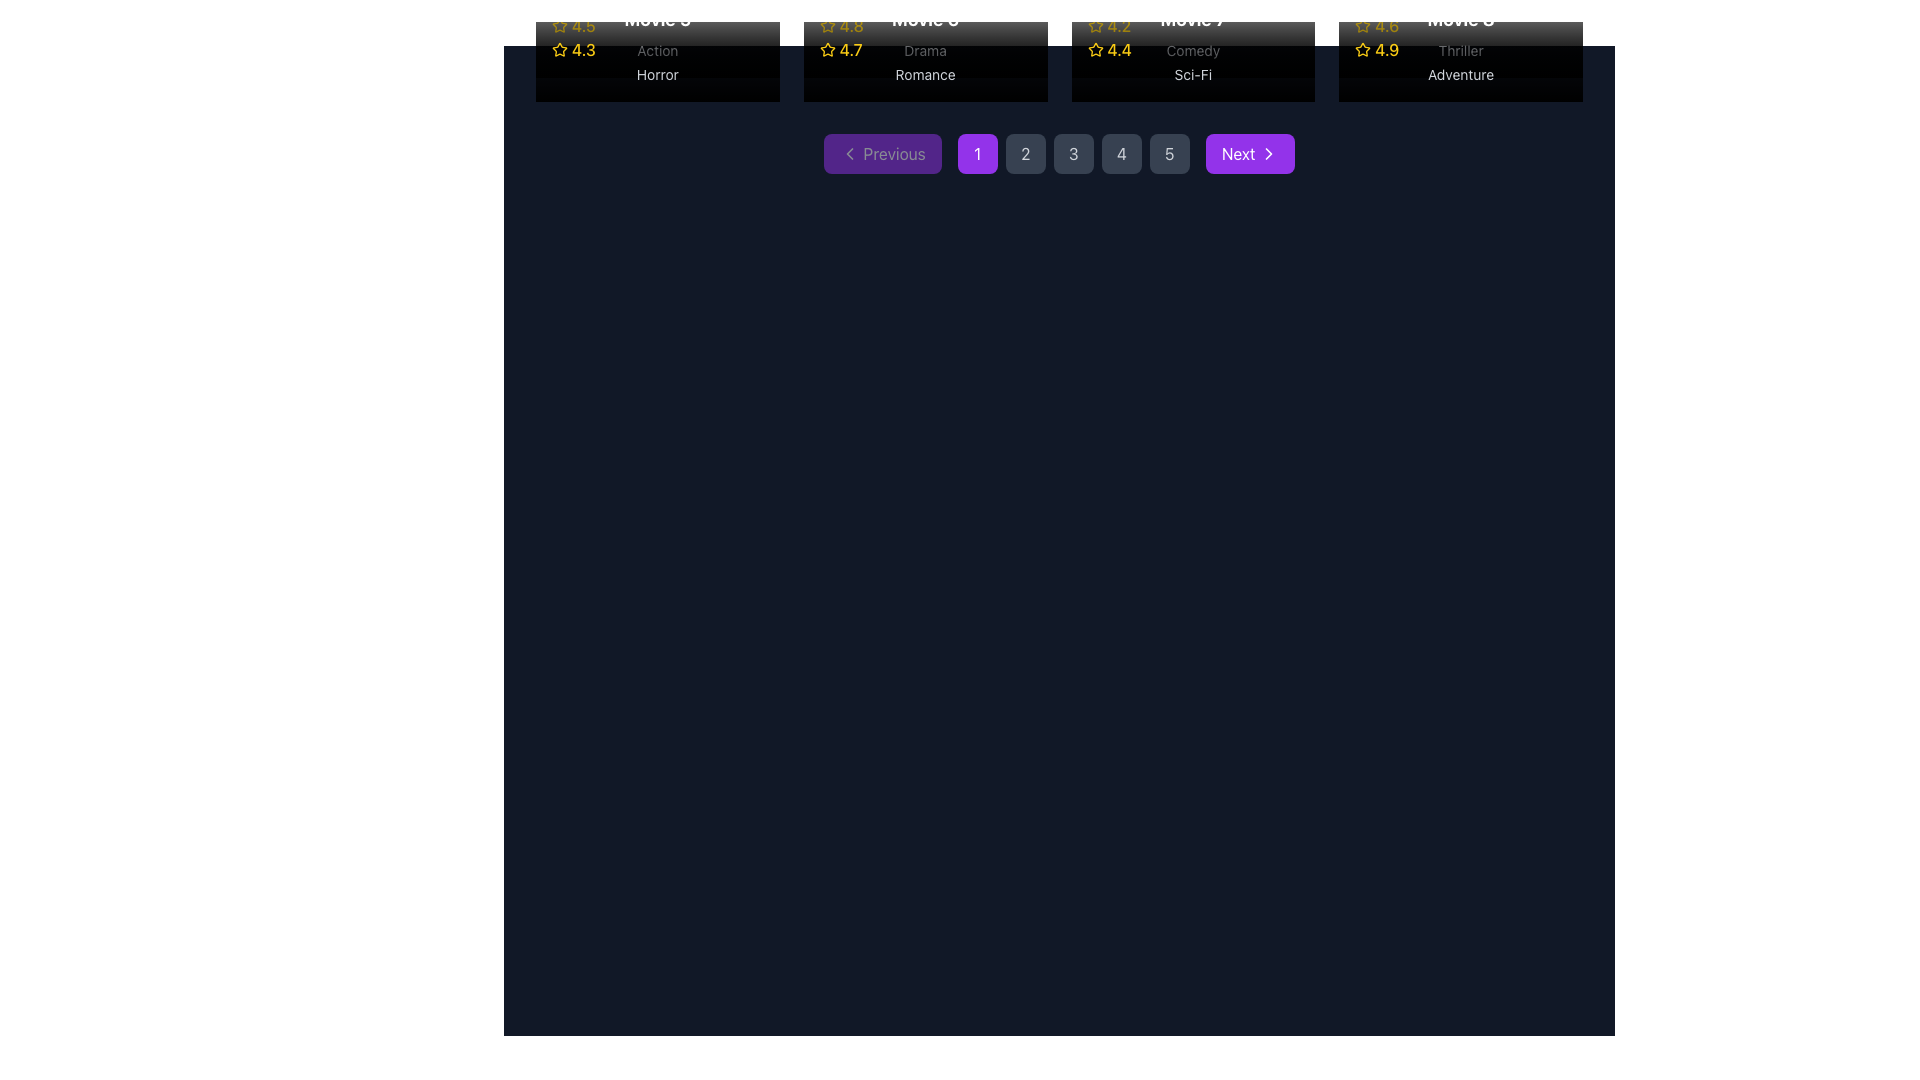  I want to click on the text label displaying 'Movie 6' in bold white font, which is positioned prominently at the top of a dark gradient background, so click(924, 19).